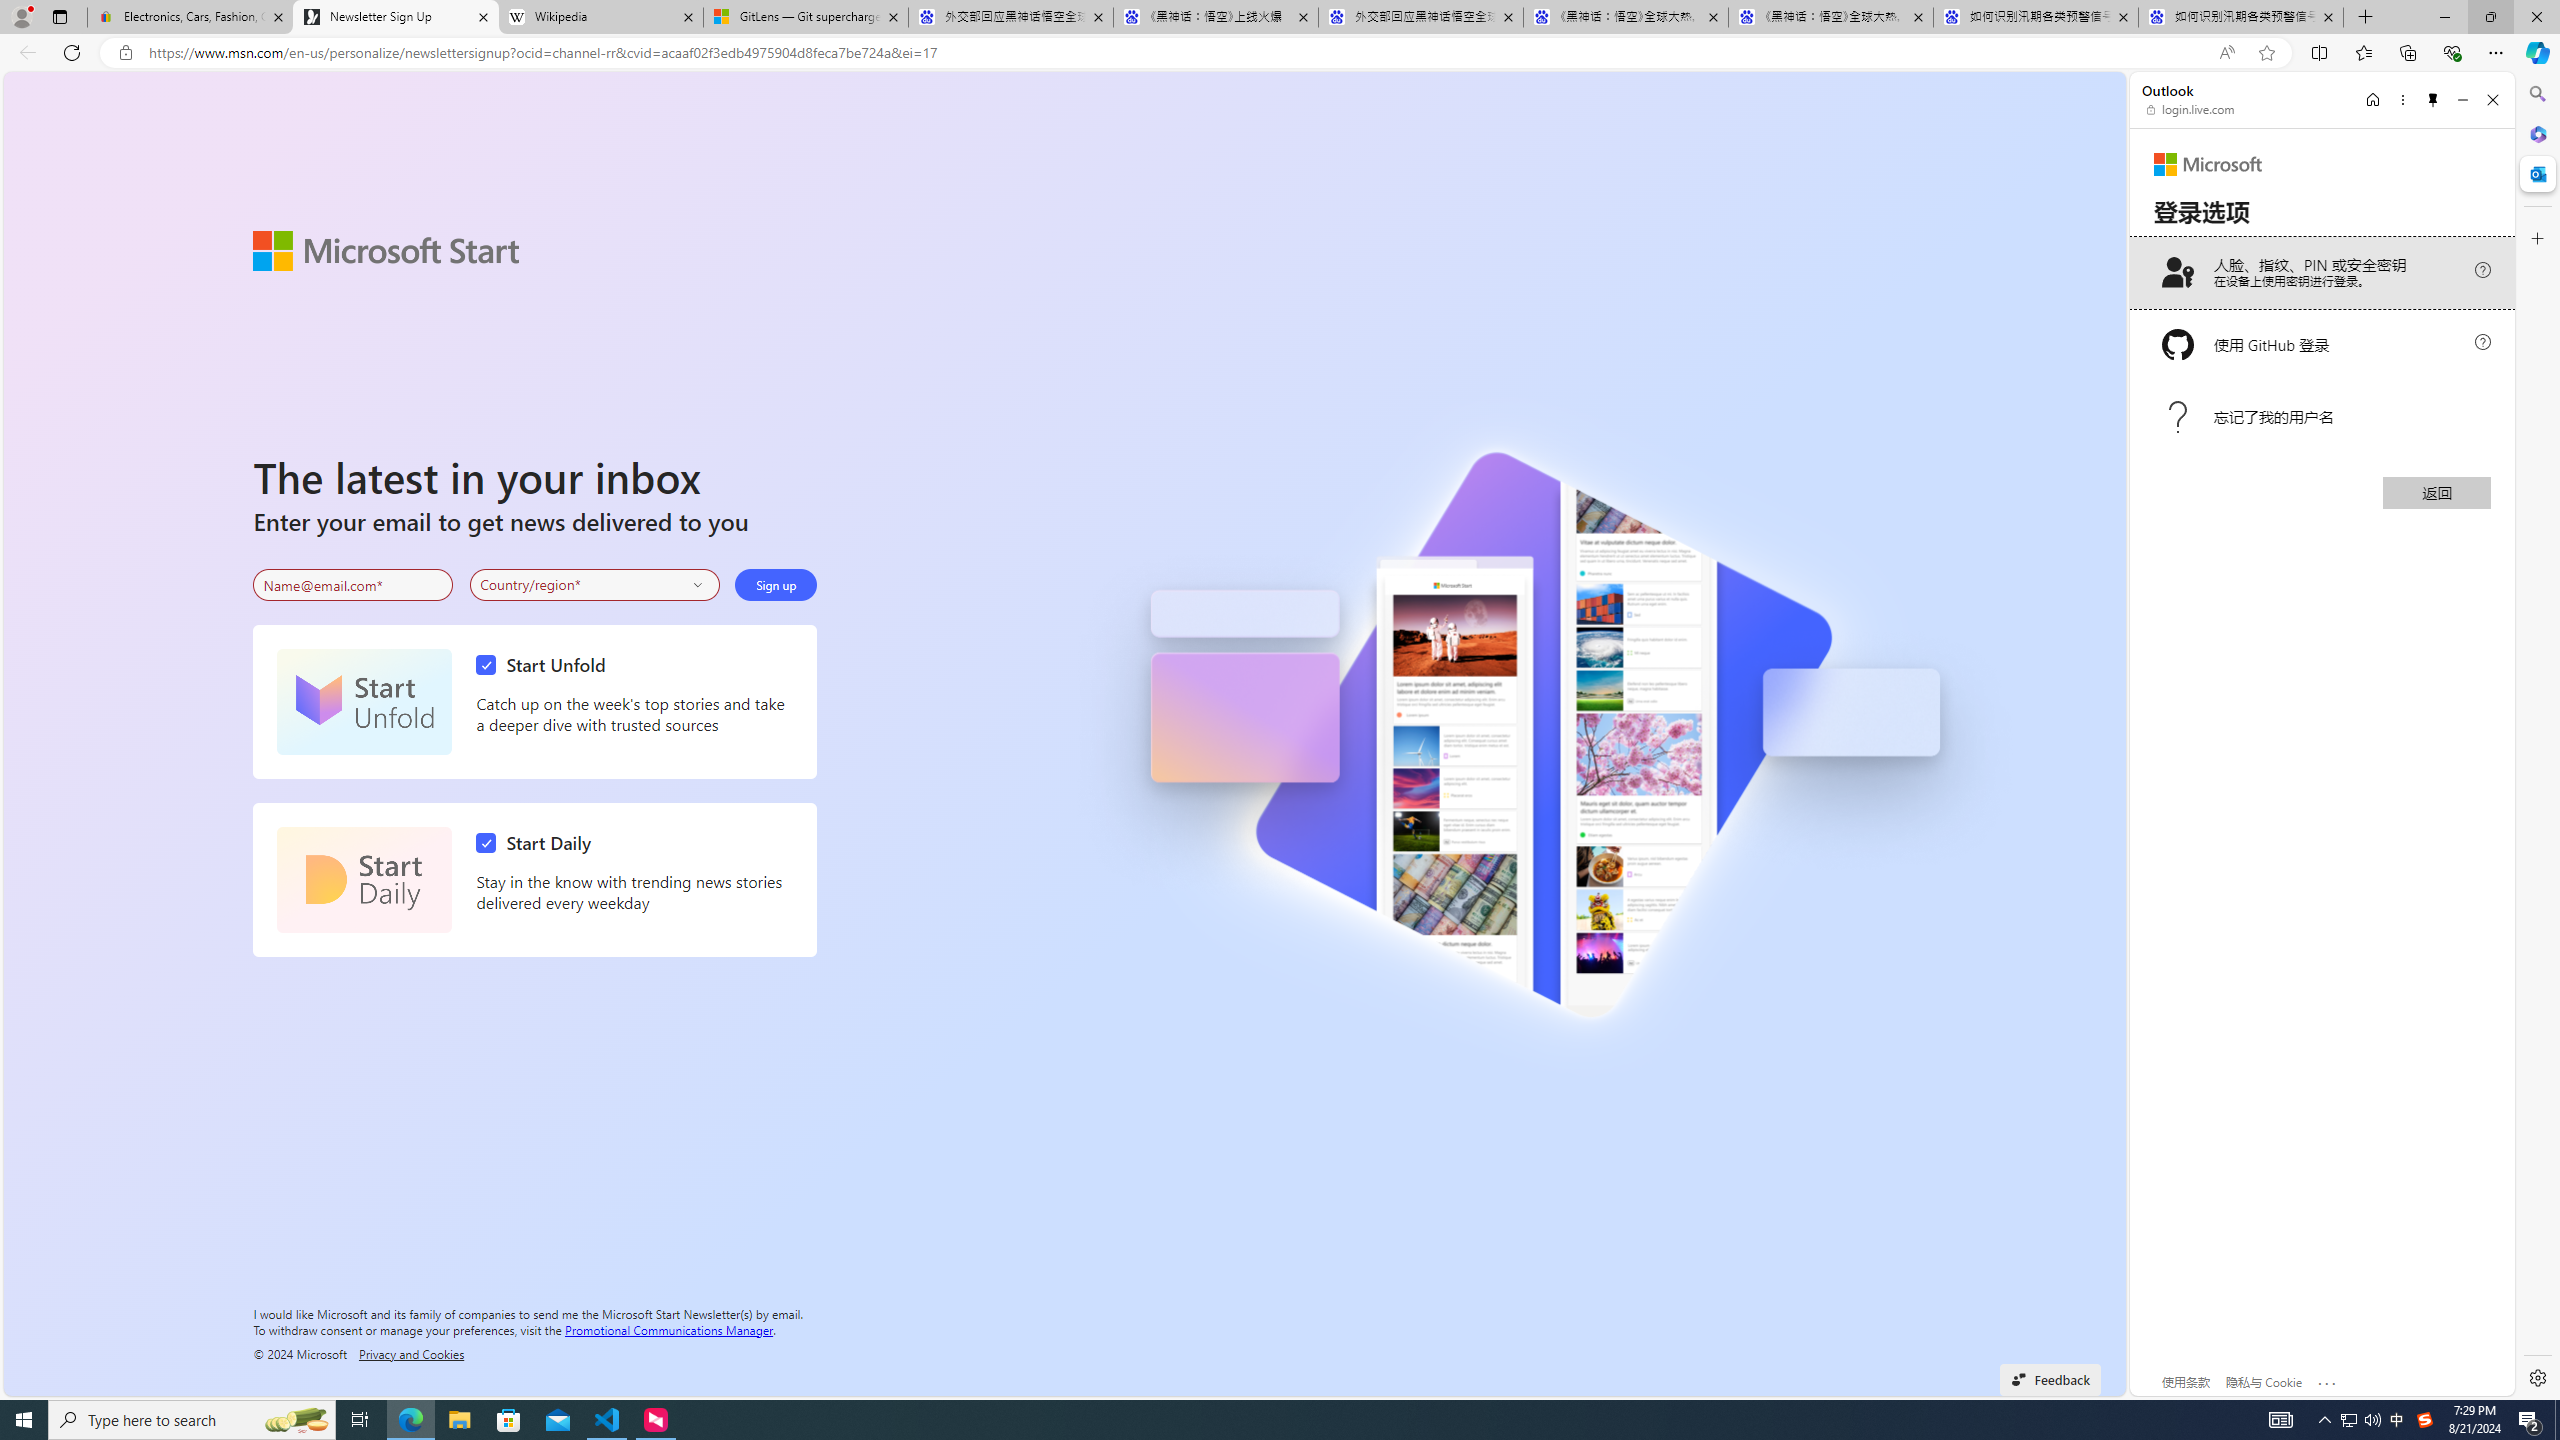  Describe the element at coordinates (363, 880) in the screenshot. I see `'Start Daily'` at that location.